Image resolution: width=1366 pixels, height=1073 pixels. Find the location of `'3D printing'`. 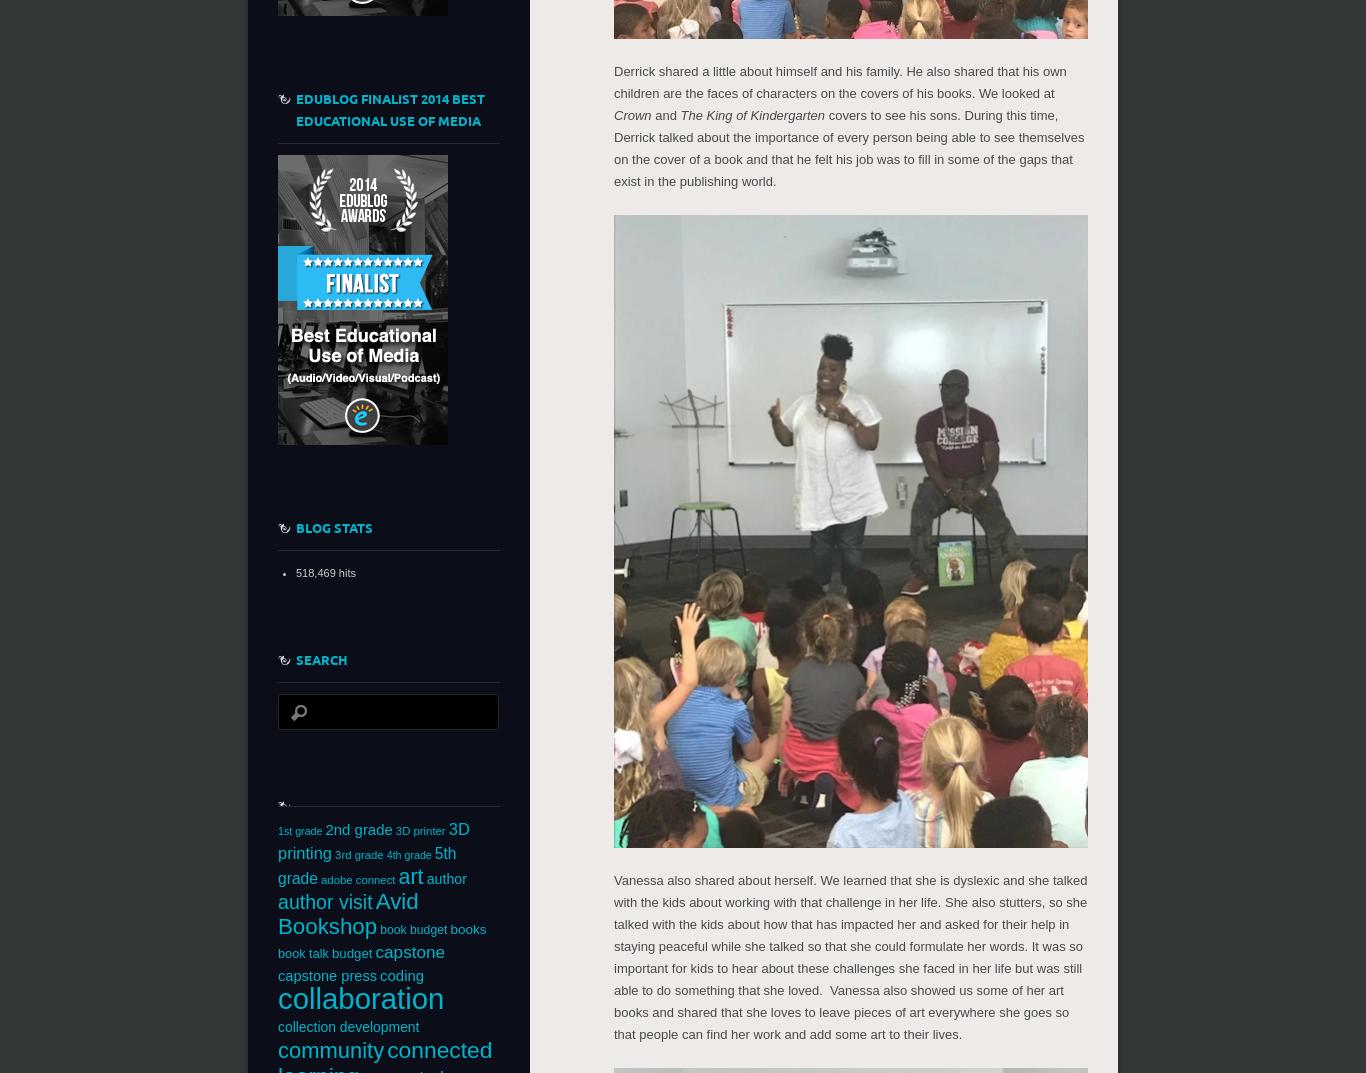

'3D printing' is located at coordinates (372, 840).